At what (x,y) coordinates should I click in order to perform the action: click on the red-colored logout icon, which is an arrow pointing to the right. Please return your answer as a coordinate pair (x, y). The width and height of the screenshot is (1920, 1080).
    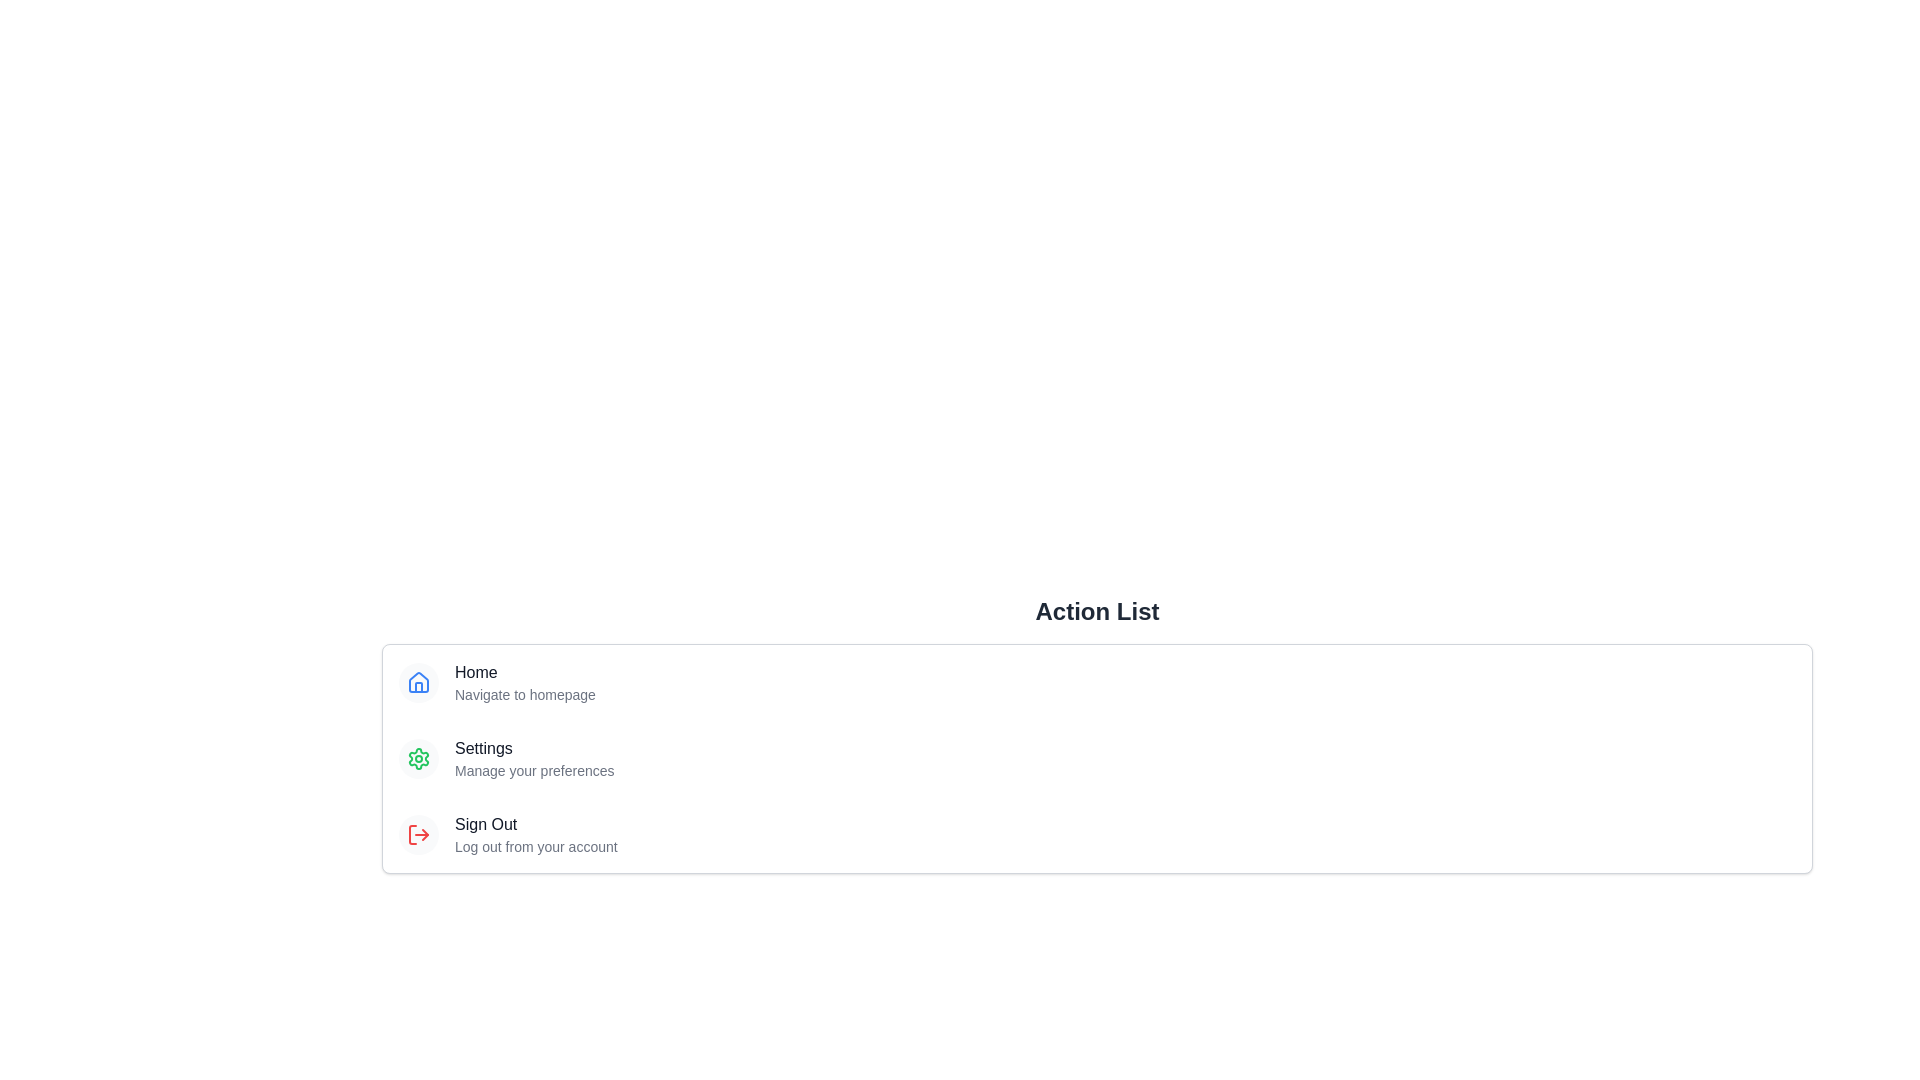
    Looking at the image, I should click on (417, 834).